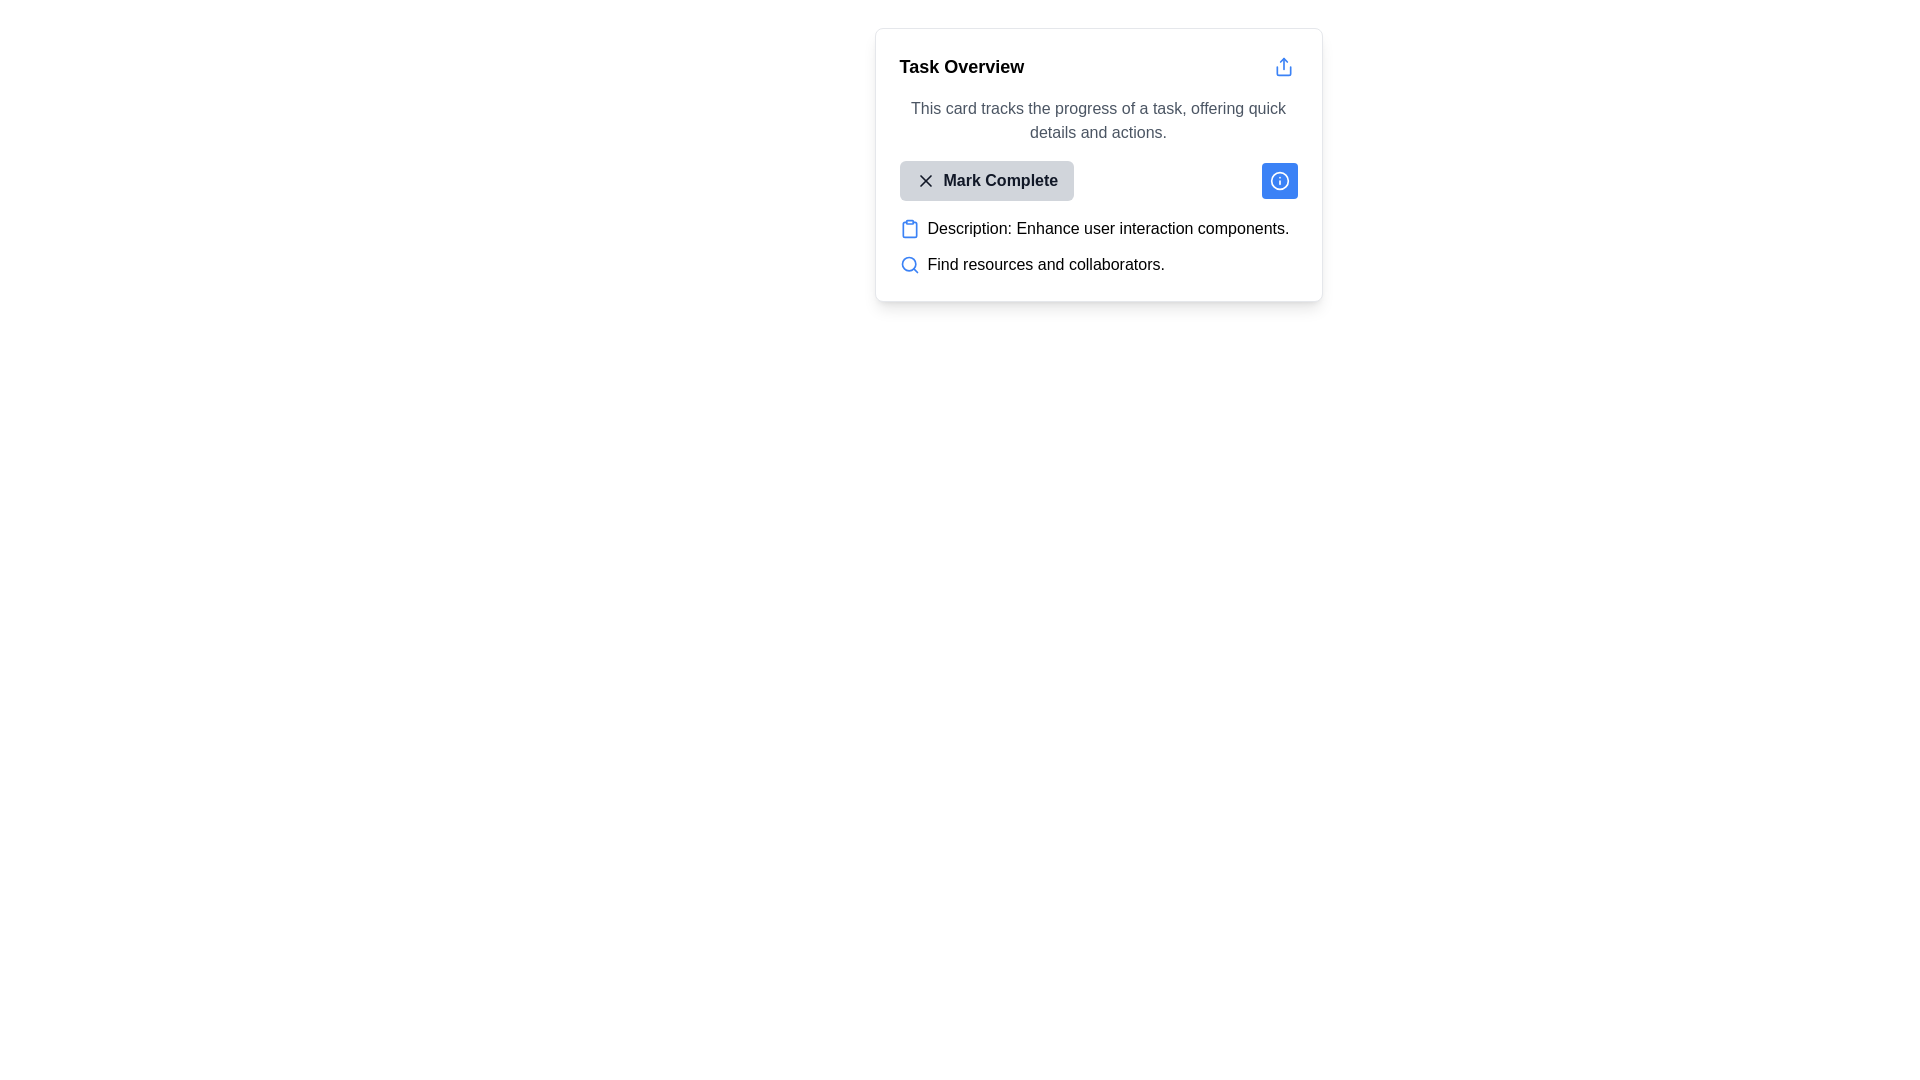 Image resolution: width=1920 pixels, height=1080 pixels. Describe the element at coordinates (986, 181) in the screenshot. I see `the 'Mark as Completed' button located at the top-left portion of the 'Task Overview' card` at that location.